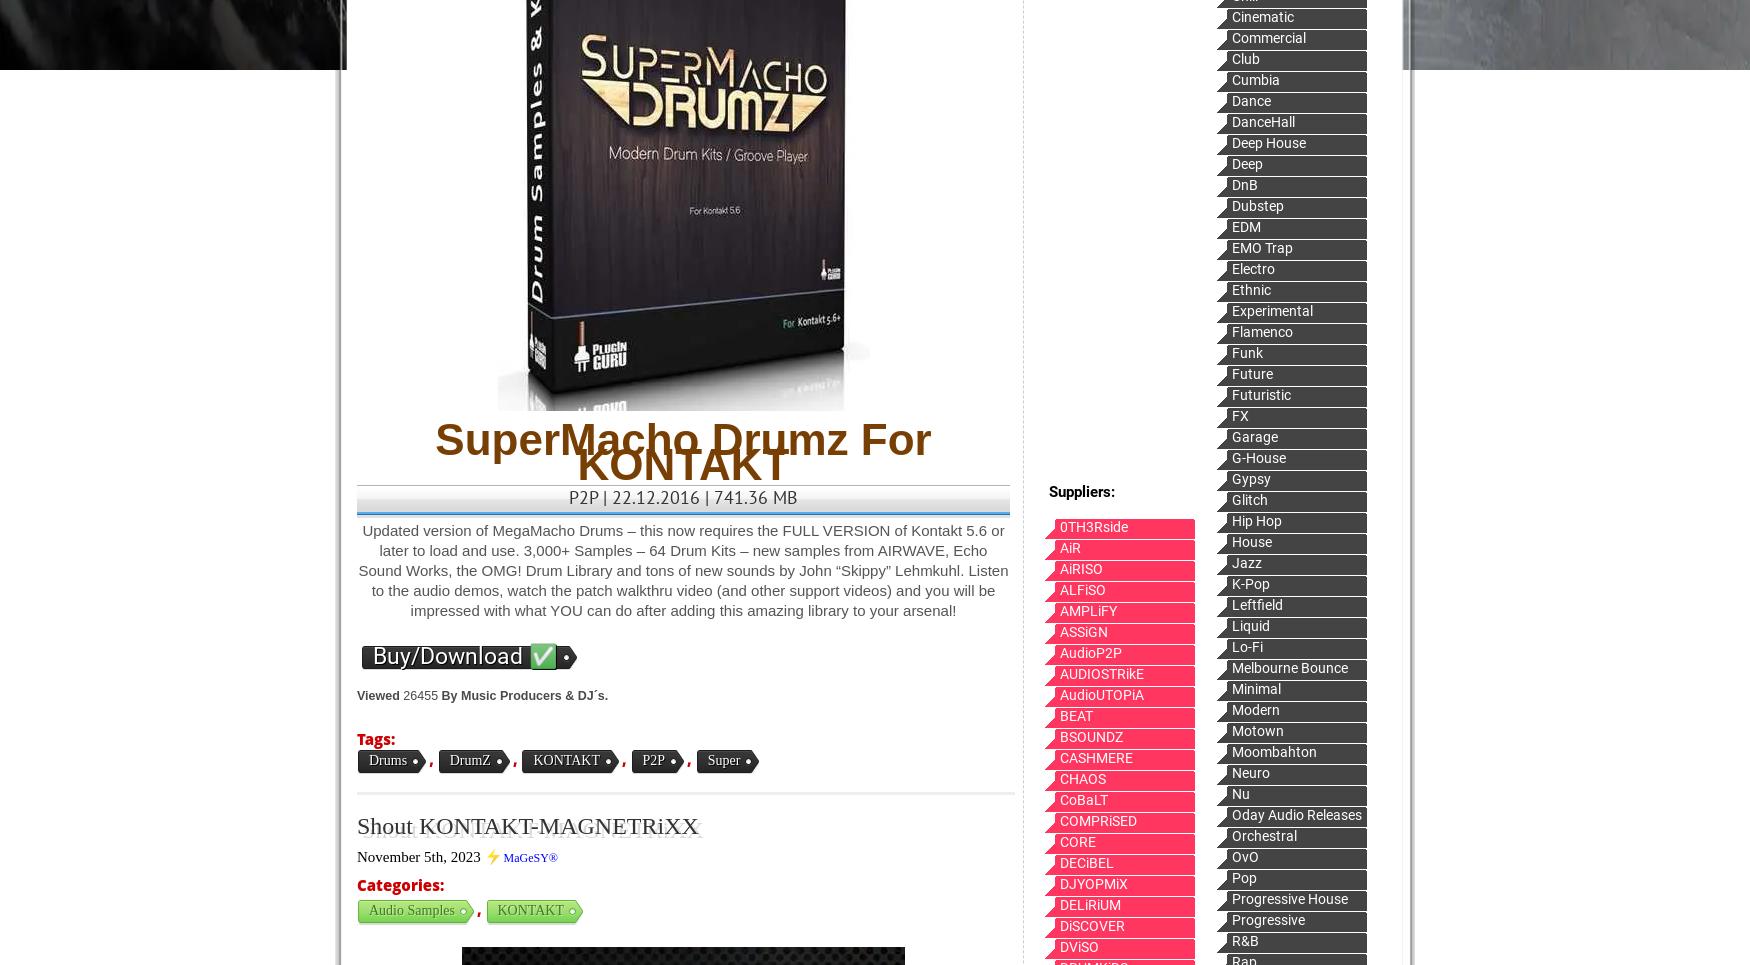 This screenshot has height=965, width=1750. Describe the element at coordinates (682, 497) in the screenshot. I see `'P2P | 22.12.2016 | 741.36 MB'` at that location.